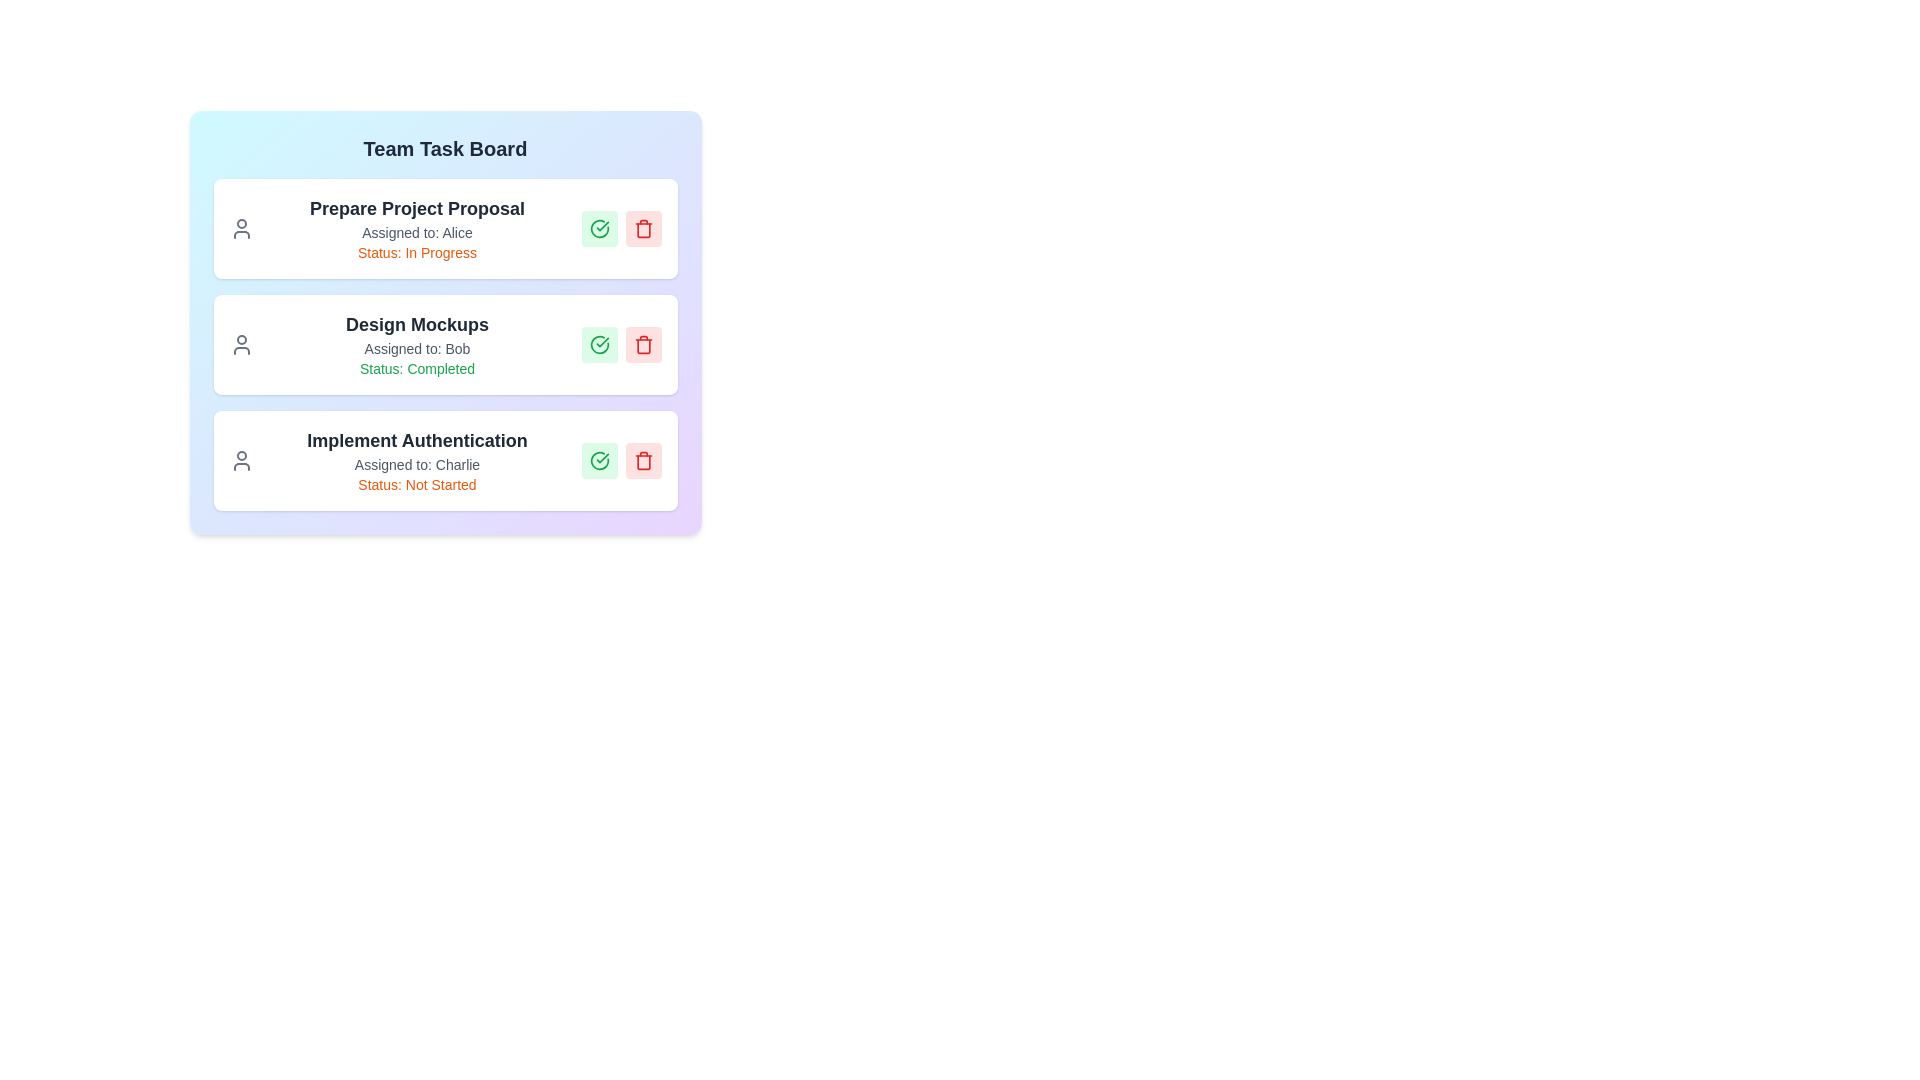 The width and height of the screenshot is (1920, 1080). I want to click on trash button for the task titled 'Prepare Project Proposal' to delete it, so click(643, 227).